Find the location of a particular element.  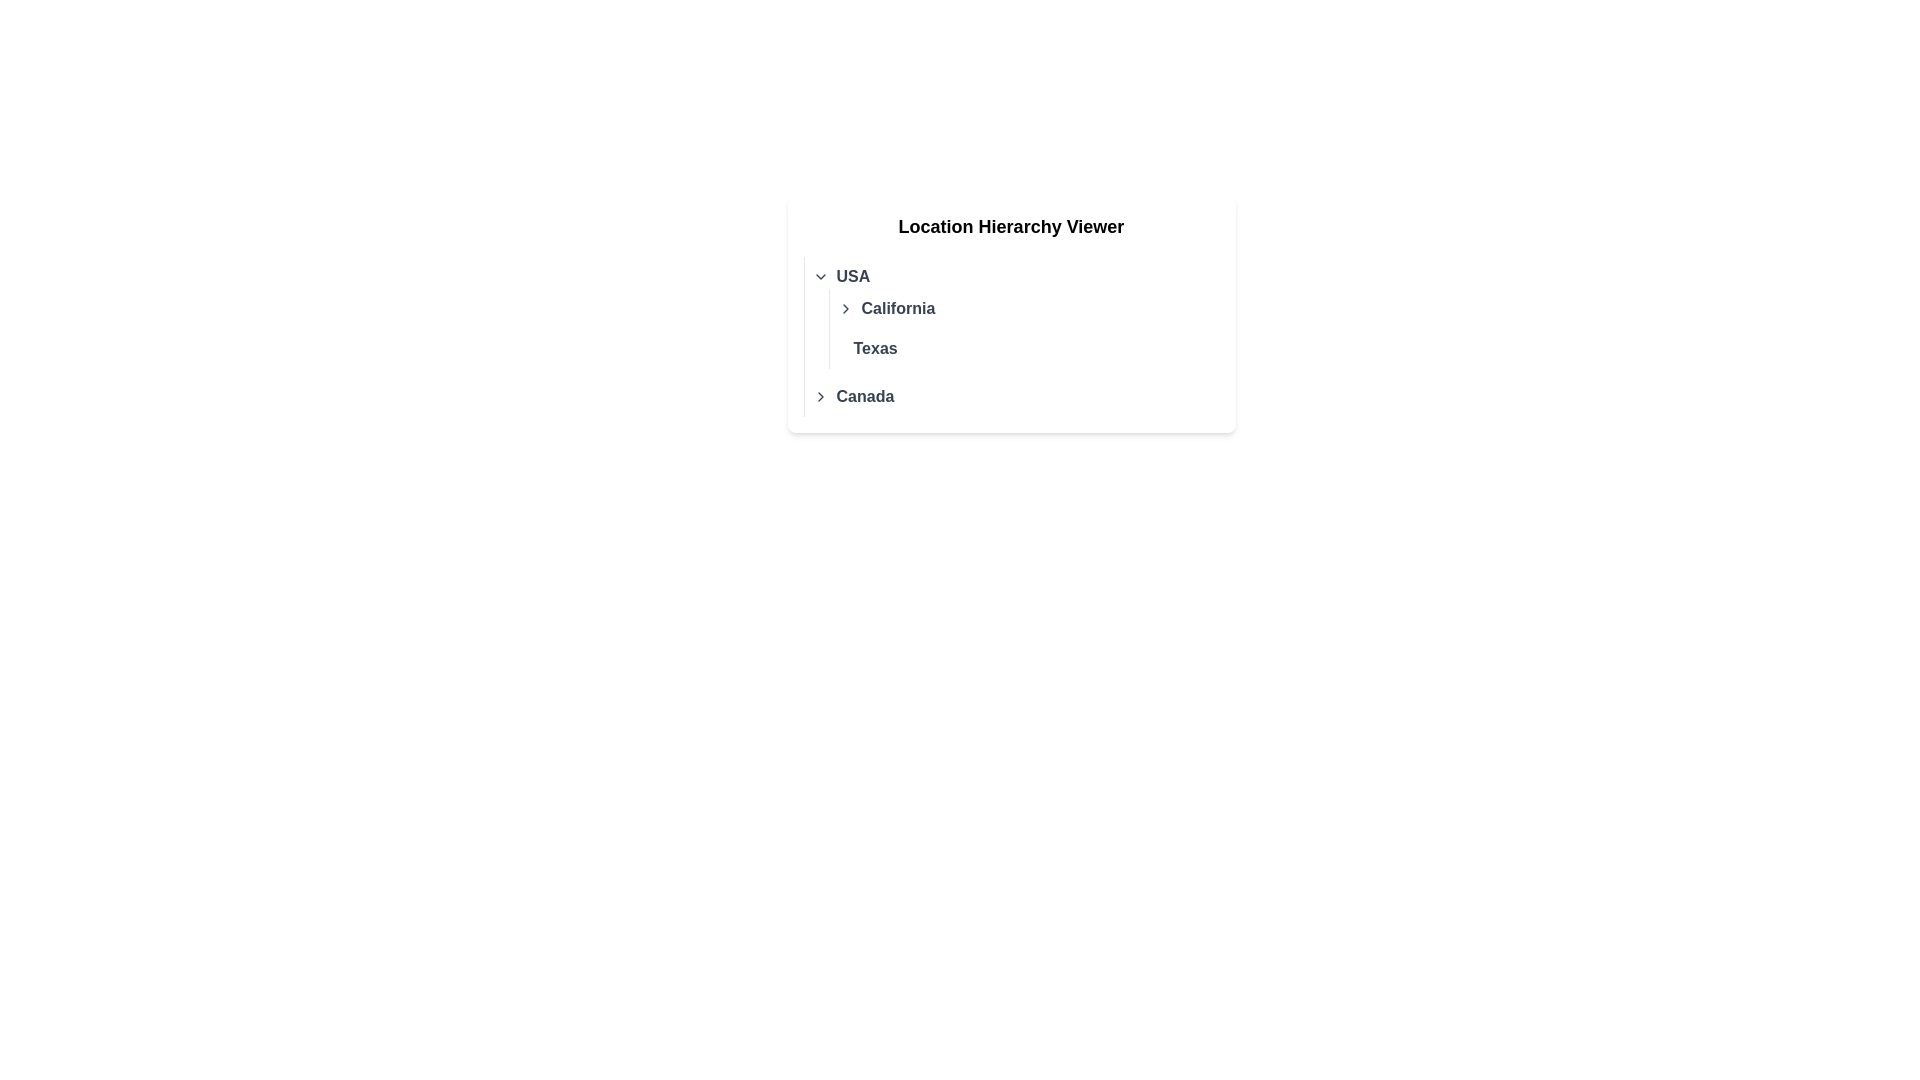

the right-facing chevron icon, which is gray and darkens on hover, located to the immediate left of the text 'California' in the hierarchy viewer is located at coordinates (845, 308).